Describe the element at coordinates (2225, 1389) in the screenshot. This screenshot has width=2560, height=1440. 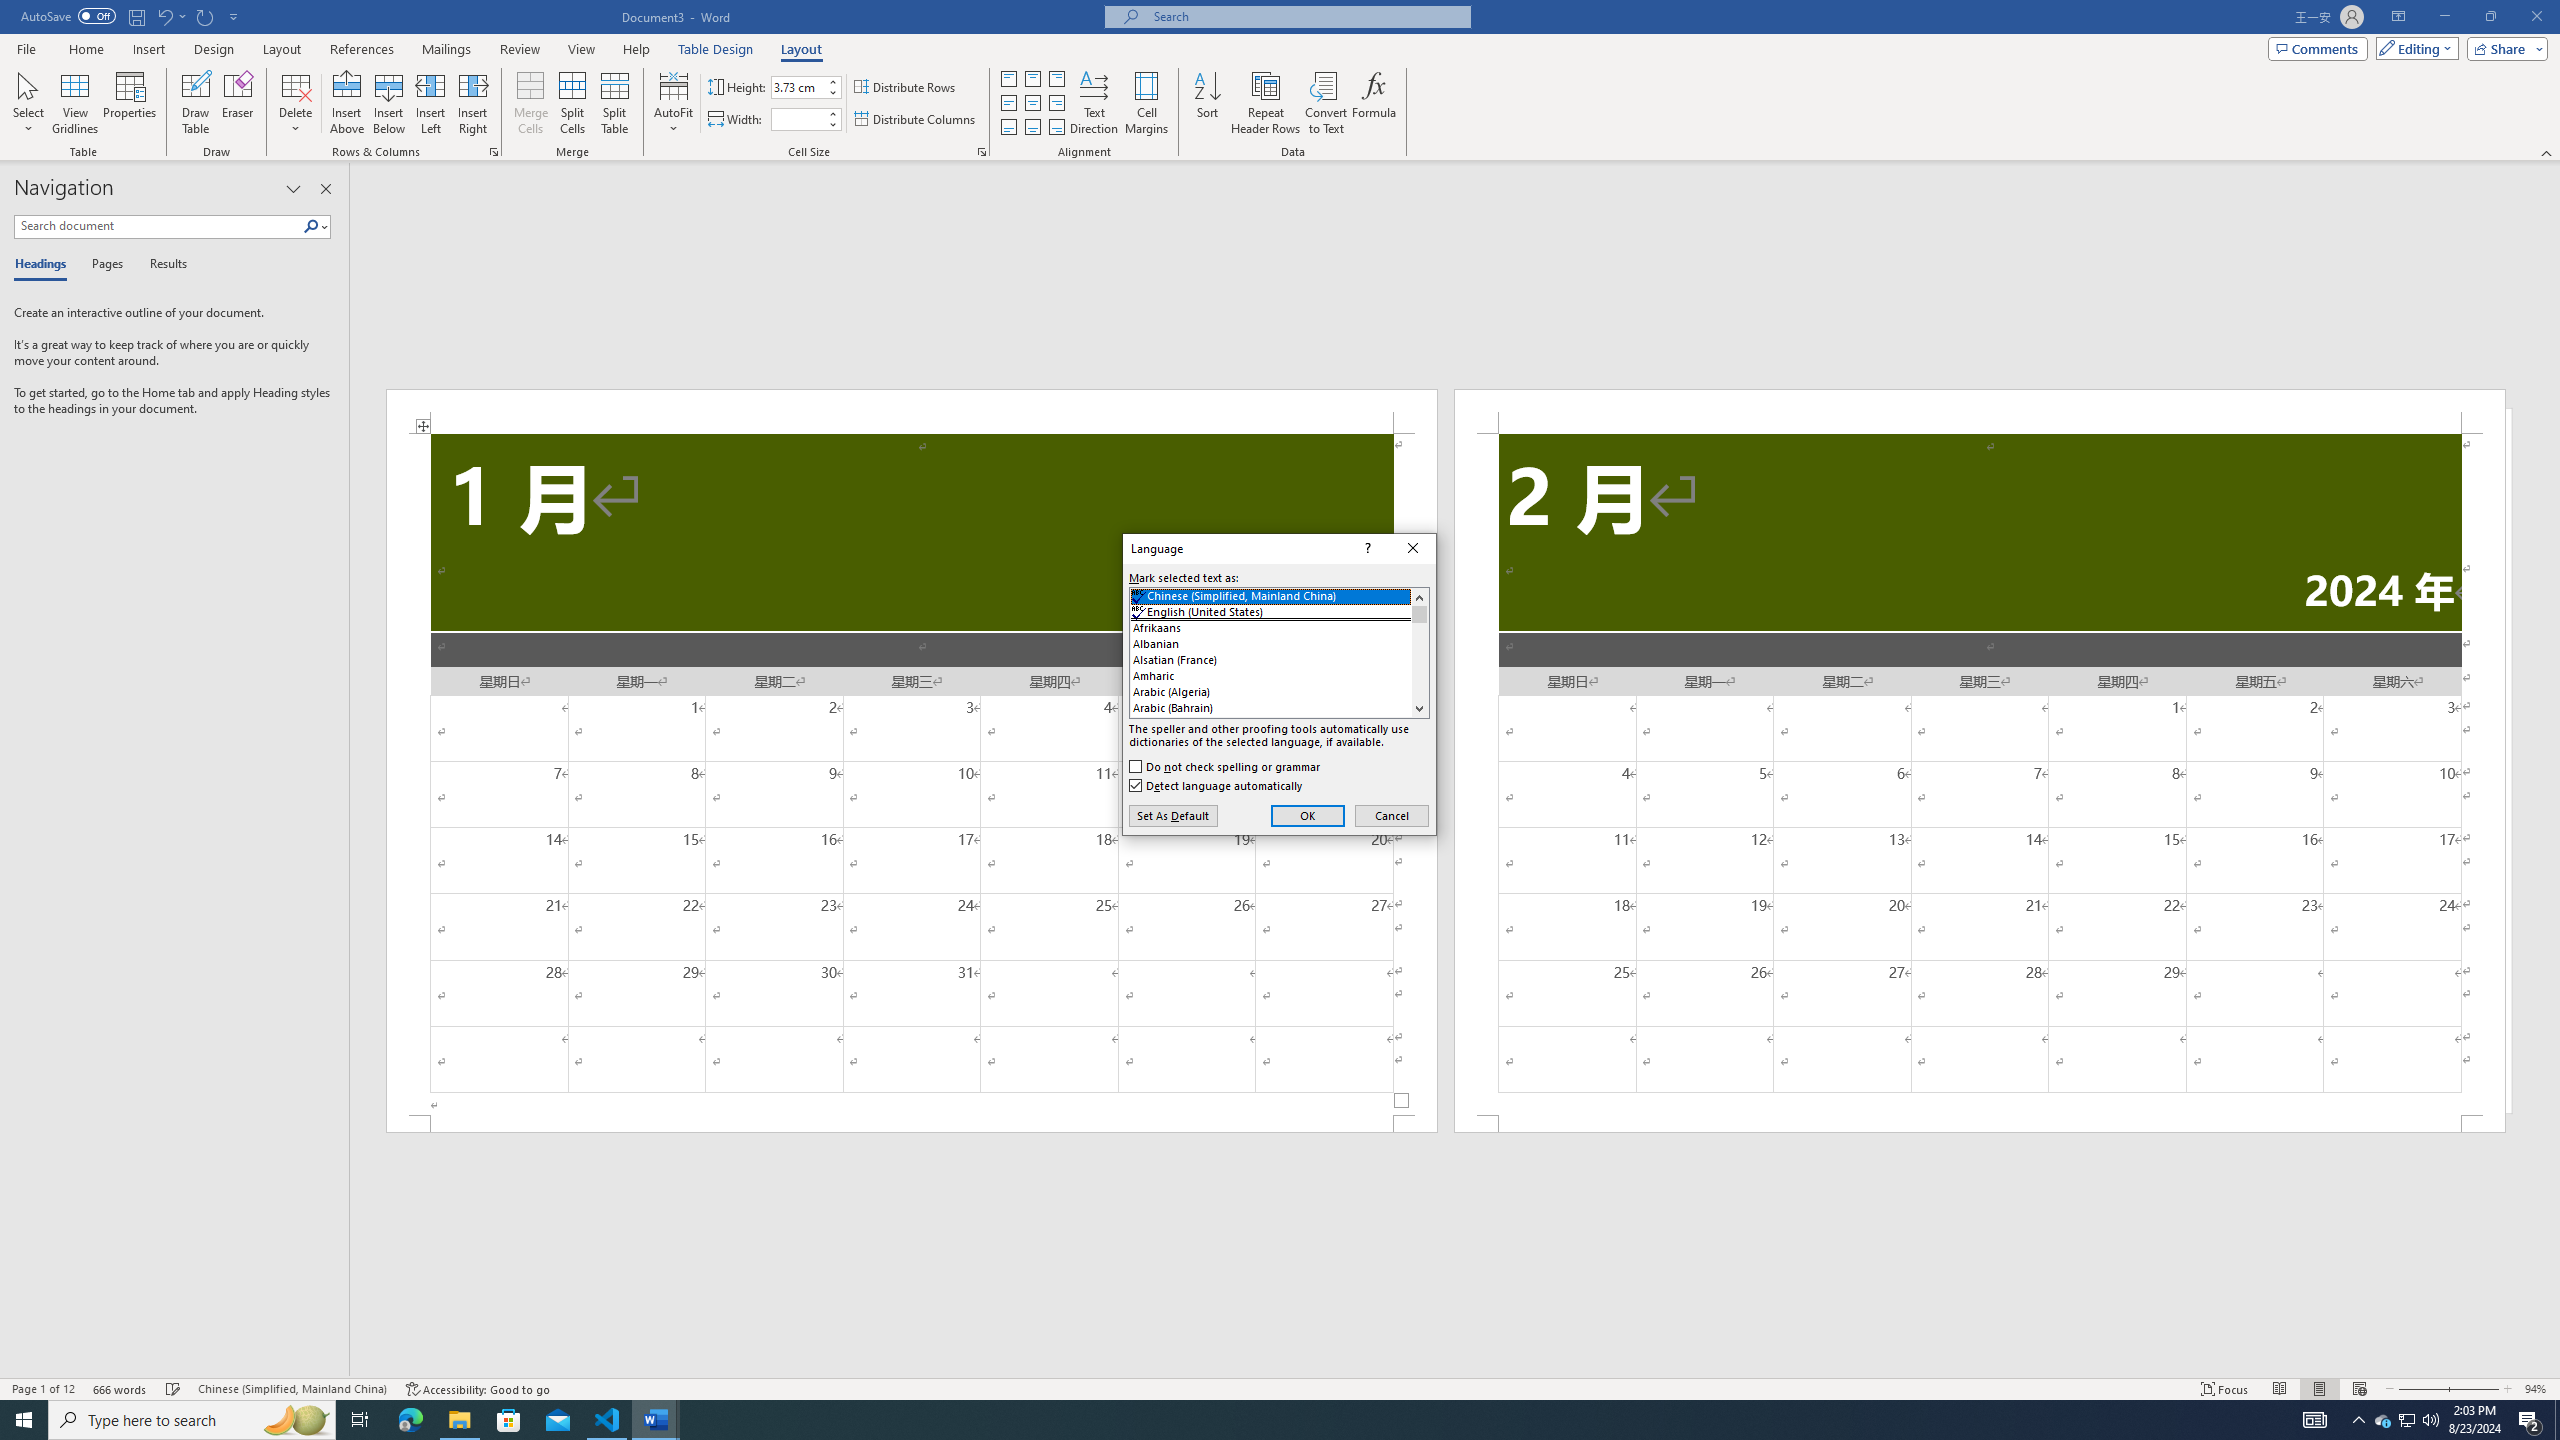
I see `'Focus '` at that location.